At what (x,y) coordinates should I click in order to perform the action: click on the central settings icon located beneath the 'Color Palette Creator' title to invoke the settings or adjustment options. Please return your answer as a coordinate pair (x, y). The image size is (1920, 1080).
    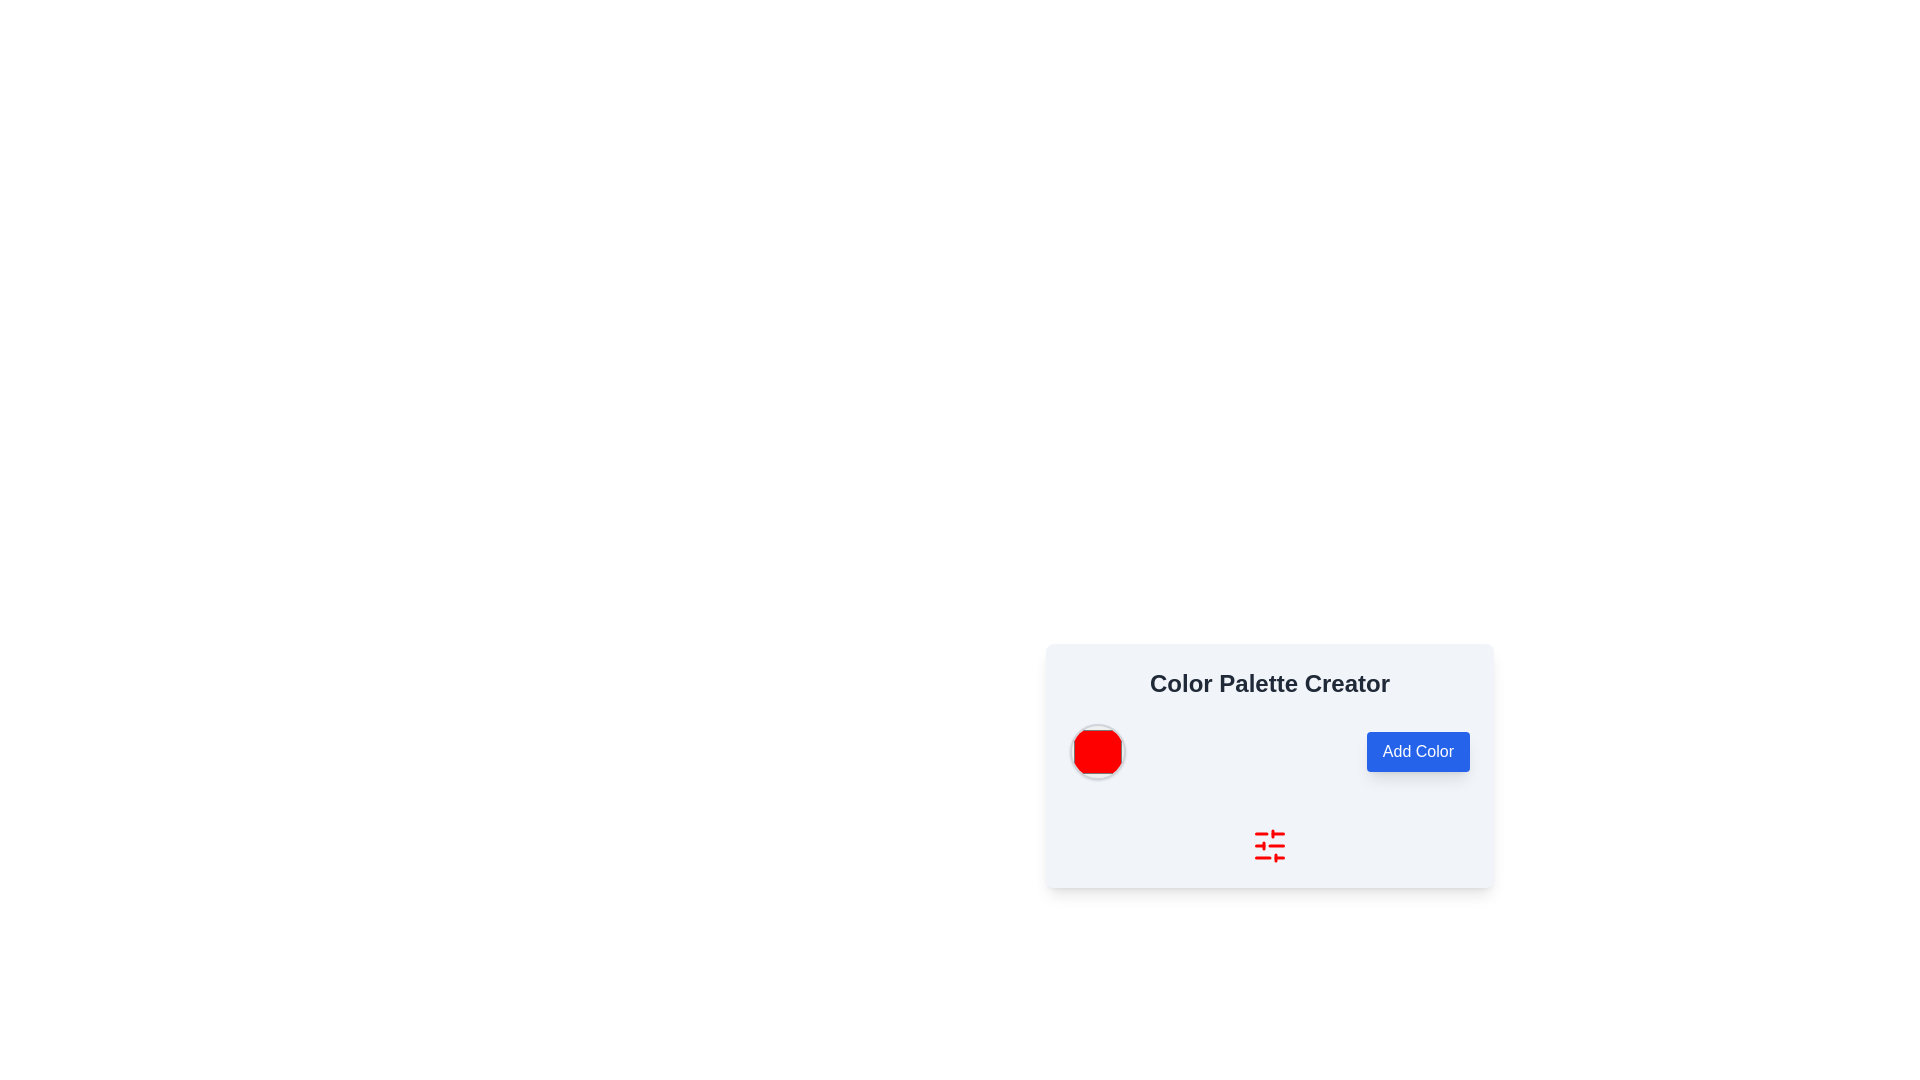
    Looking at the image, I should click on (1269, 845).